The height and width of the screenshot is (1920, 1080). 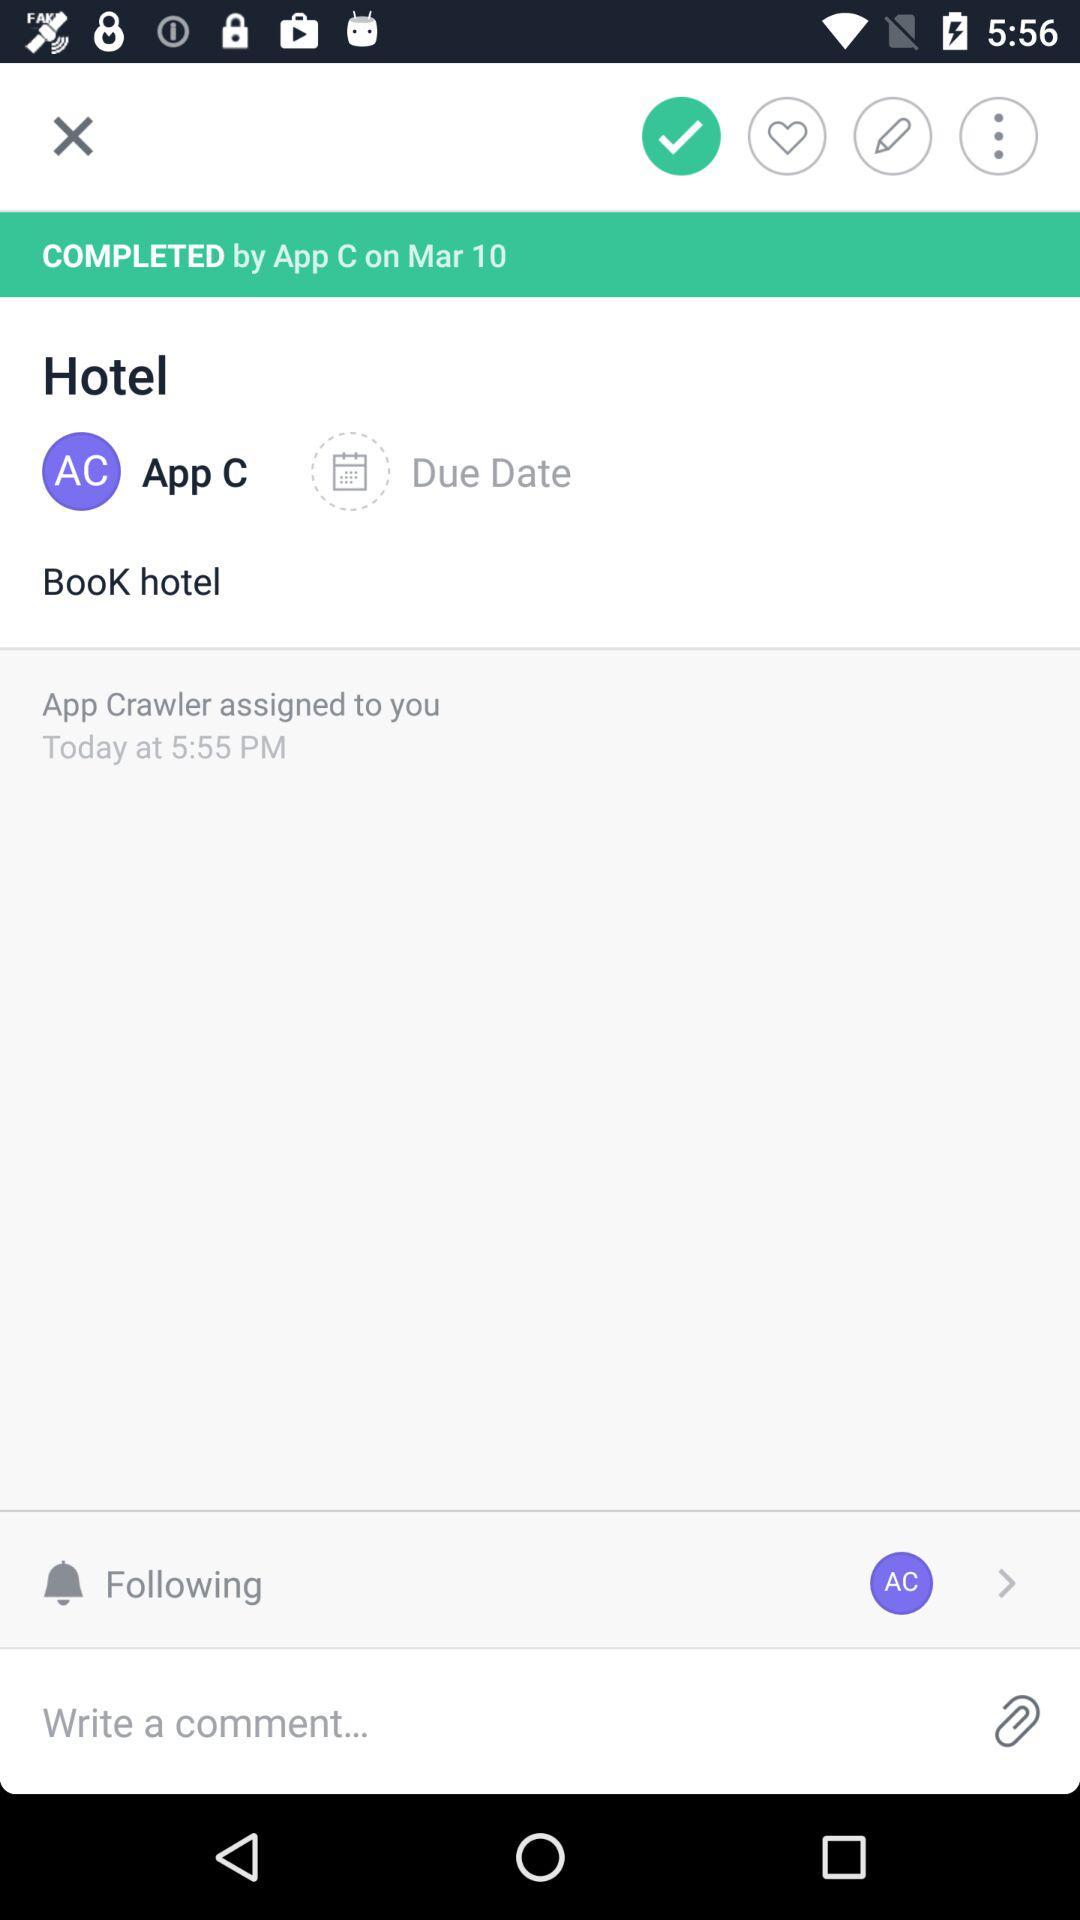 What do you see at coordinates (785, 134) in the screenshot?
I see `the favourites icon` at bounding box center [785, 134].